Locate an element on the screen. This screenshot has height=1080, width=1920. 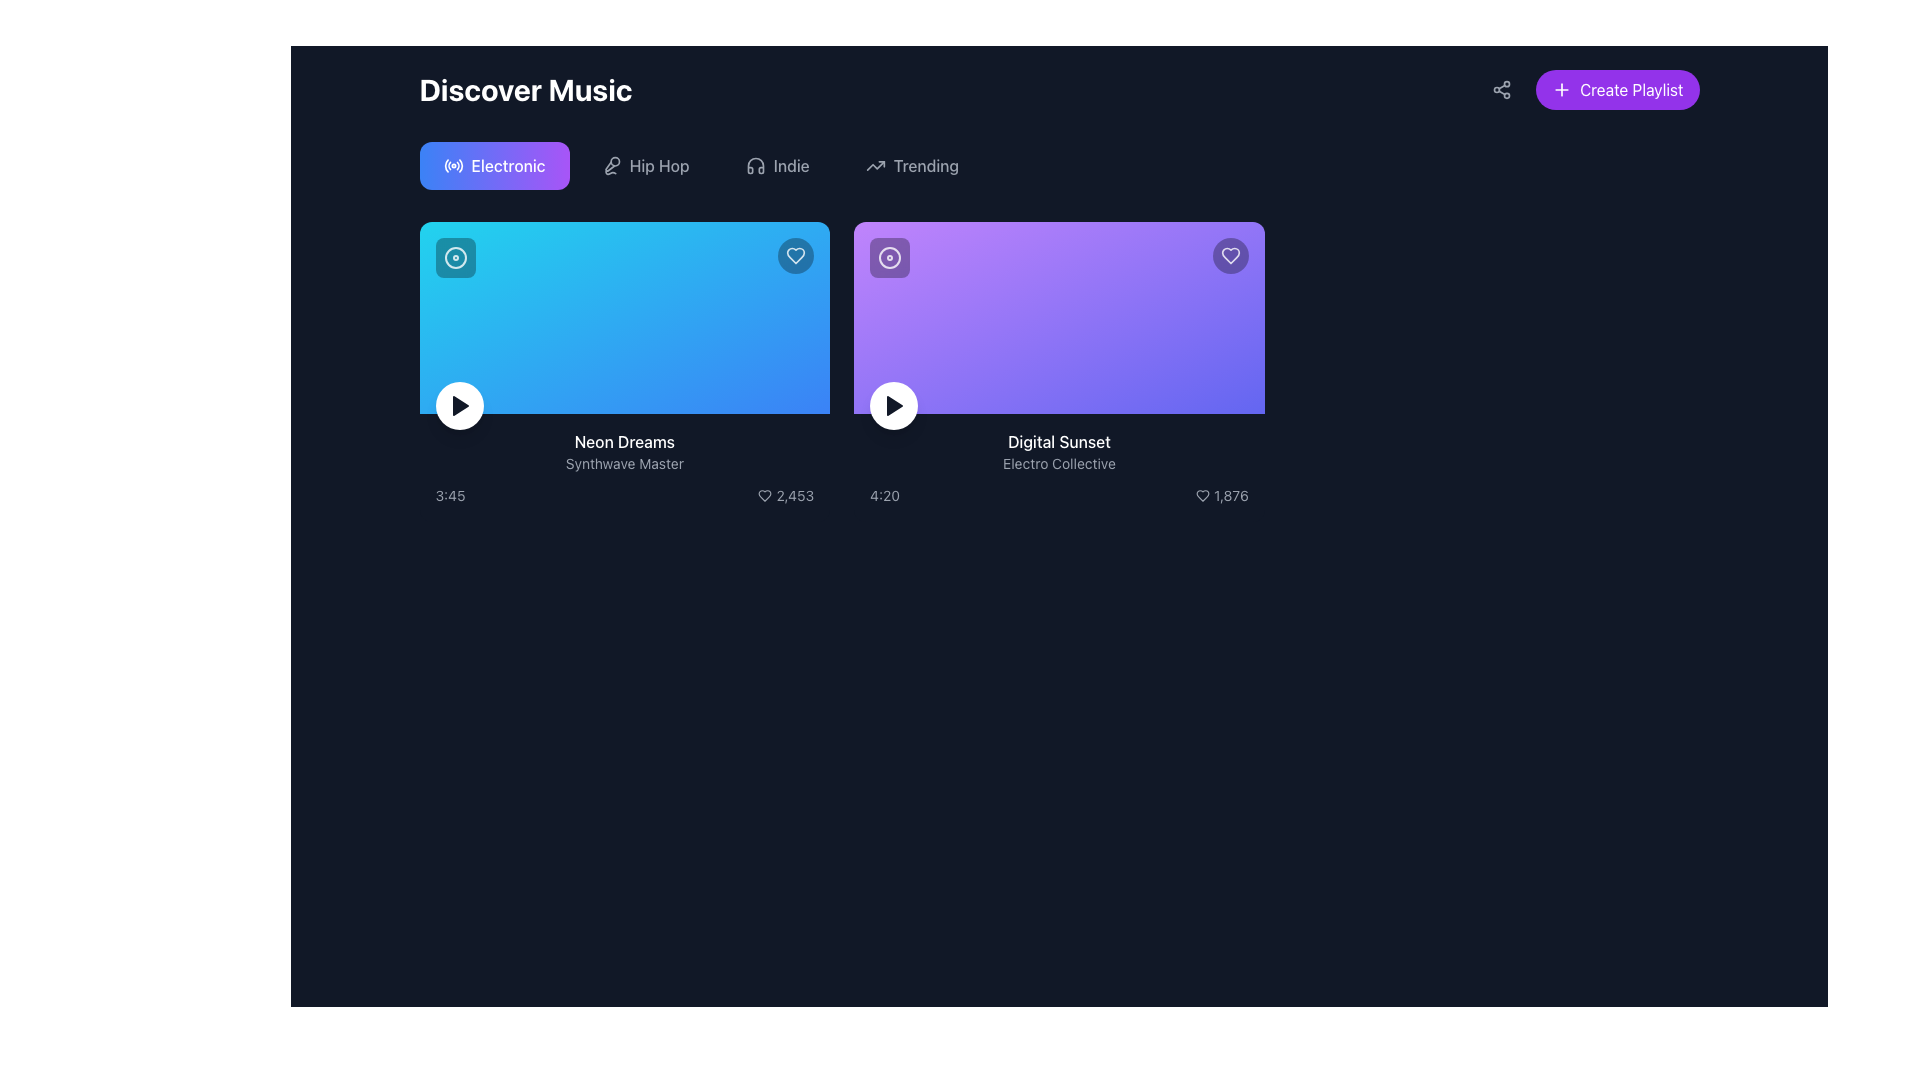
the heart icon in the bottom-right corner of the 'Digital Sunset' music card, which displays the number of likes or favorites is located at coordinates (1221, 495).